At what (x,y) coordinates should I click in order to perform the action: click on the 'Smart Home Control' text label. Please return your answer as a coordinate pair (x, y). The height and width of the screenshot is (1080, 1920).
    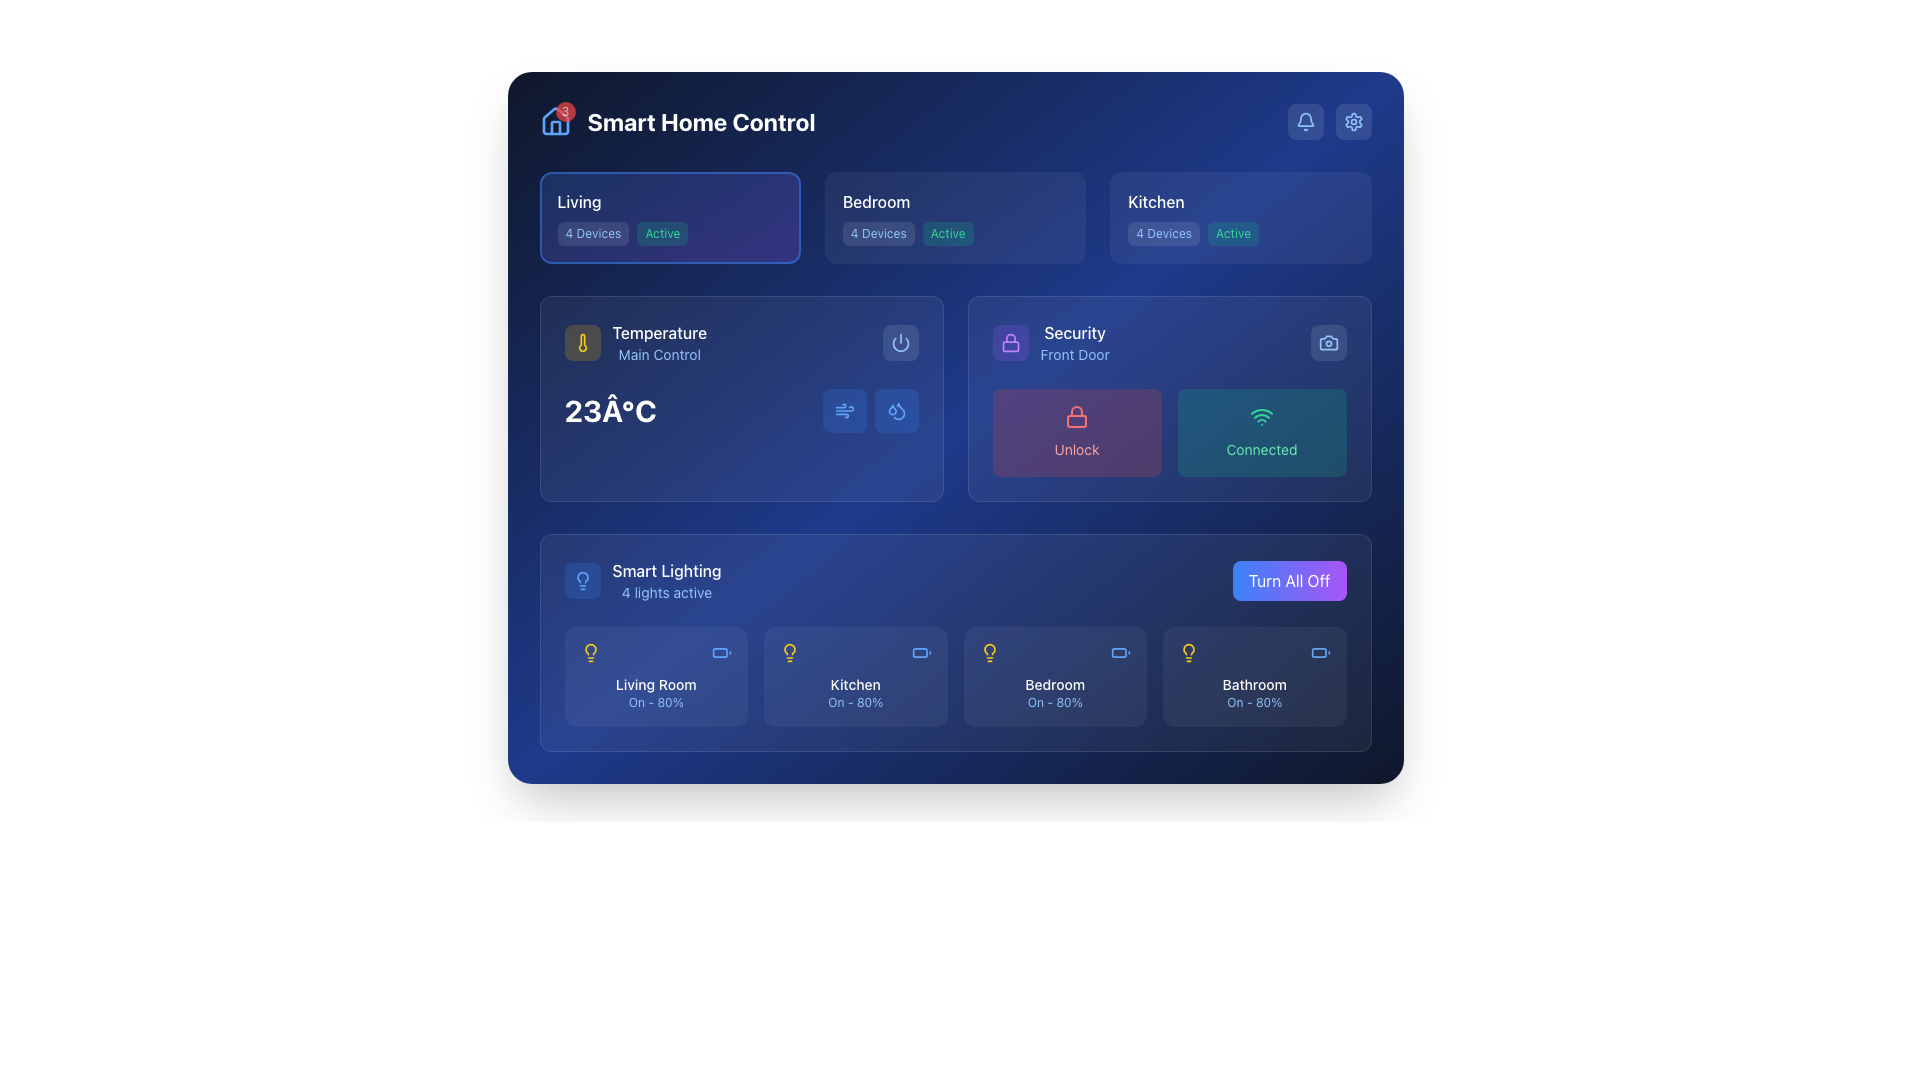
    Looking at the image, I should click on (701, 122).